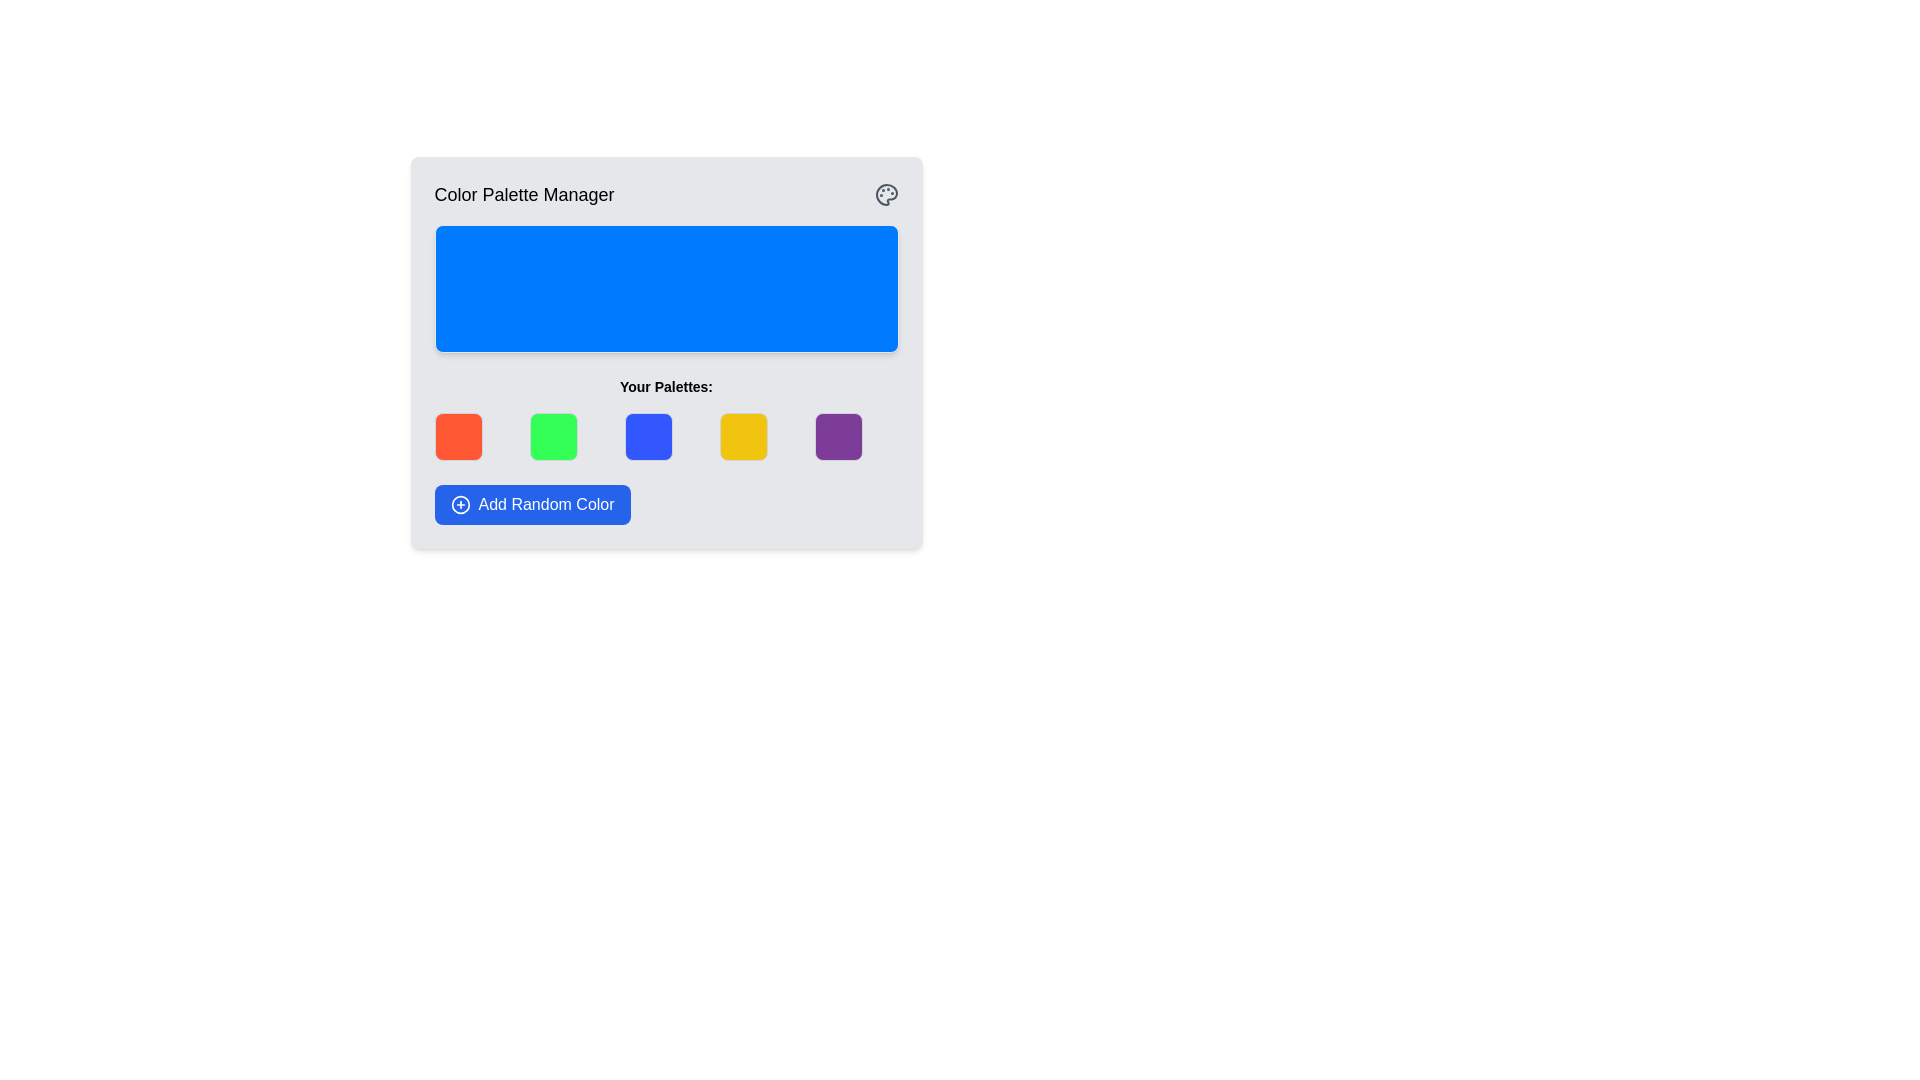  I want to click on the blue rectangular button with rounded corners labeled 'Add Random Color', so click(532, 504).